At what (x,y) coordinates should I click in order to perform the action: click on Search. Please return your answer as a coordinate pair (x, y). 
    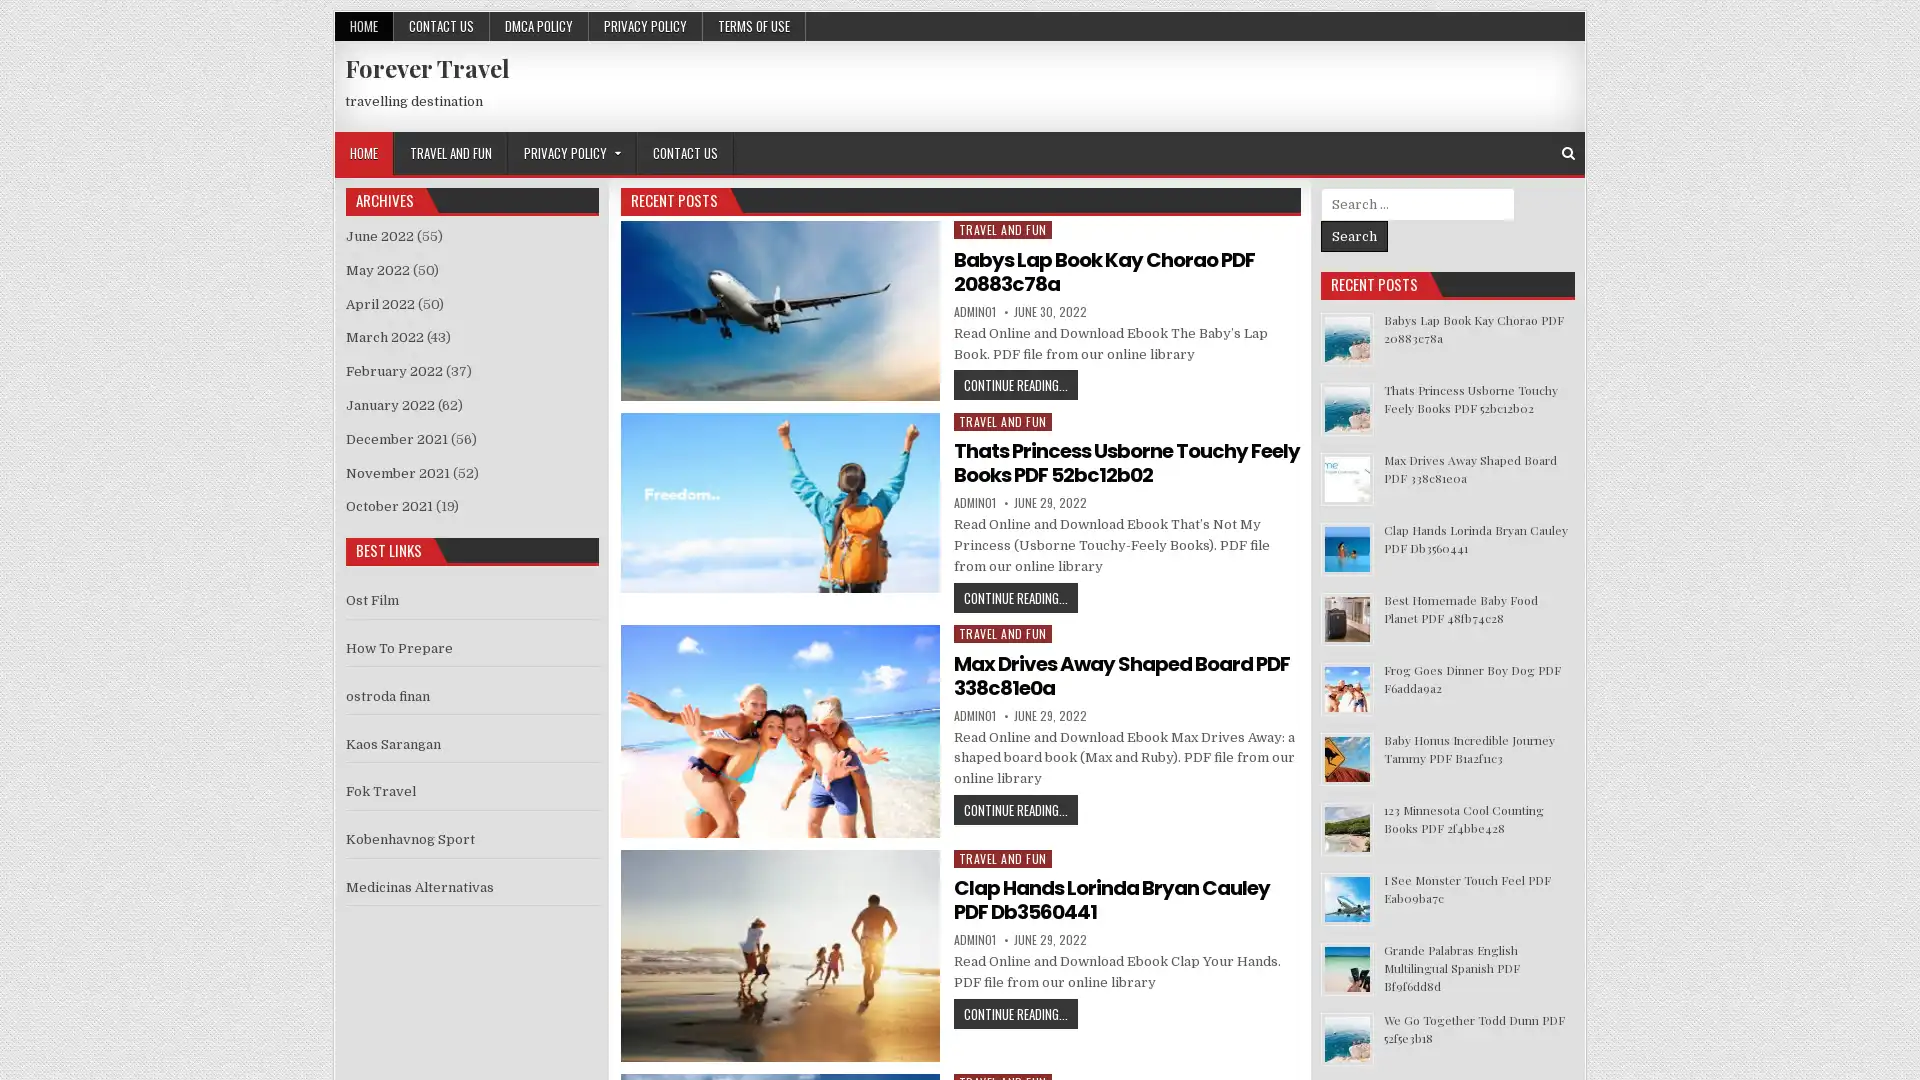
    Looking at the image, I should click on (1354, 235).